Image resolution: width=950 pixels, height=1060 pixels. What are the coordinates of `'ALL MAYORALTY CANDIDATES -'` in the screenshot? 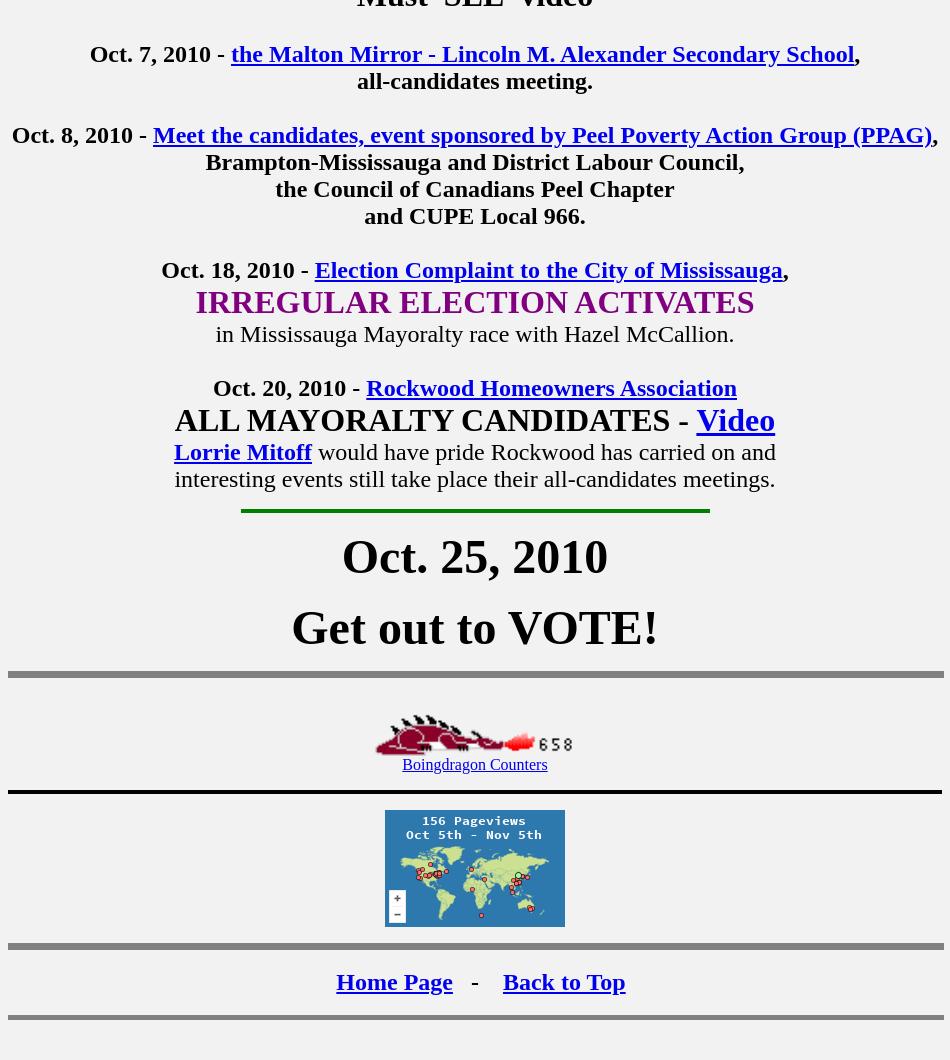 It's located at (434, 418).